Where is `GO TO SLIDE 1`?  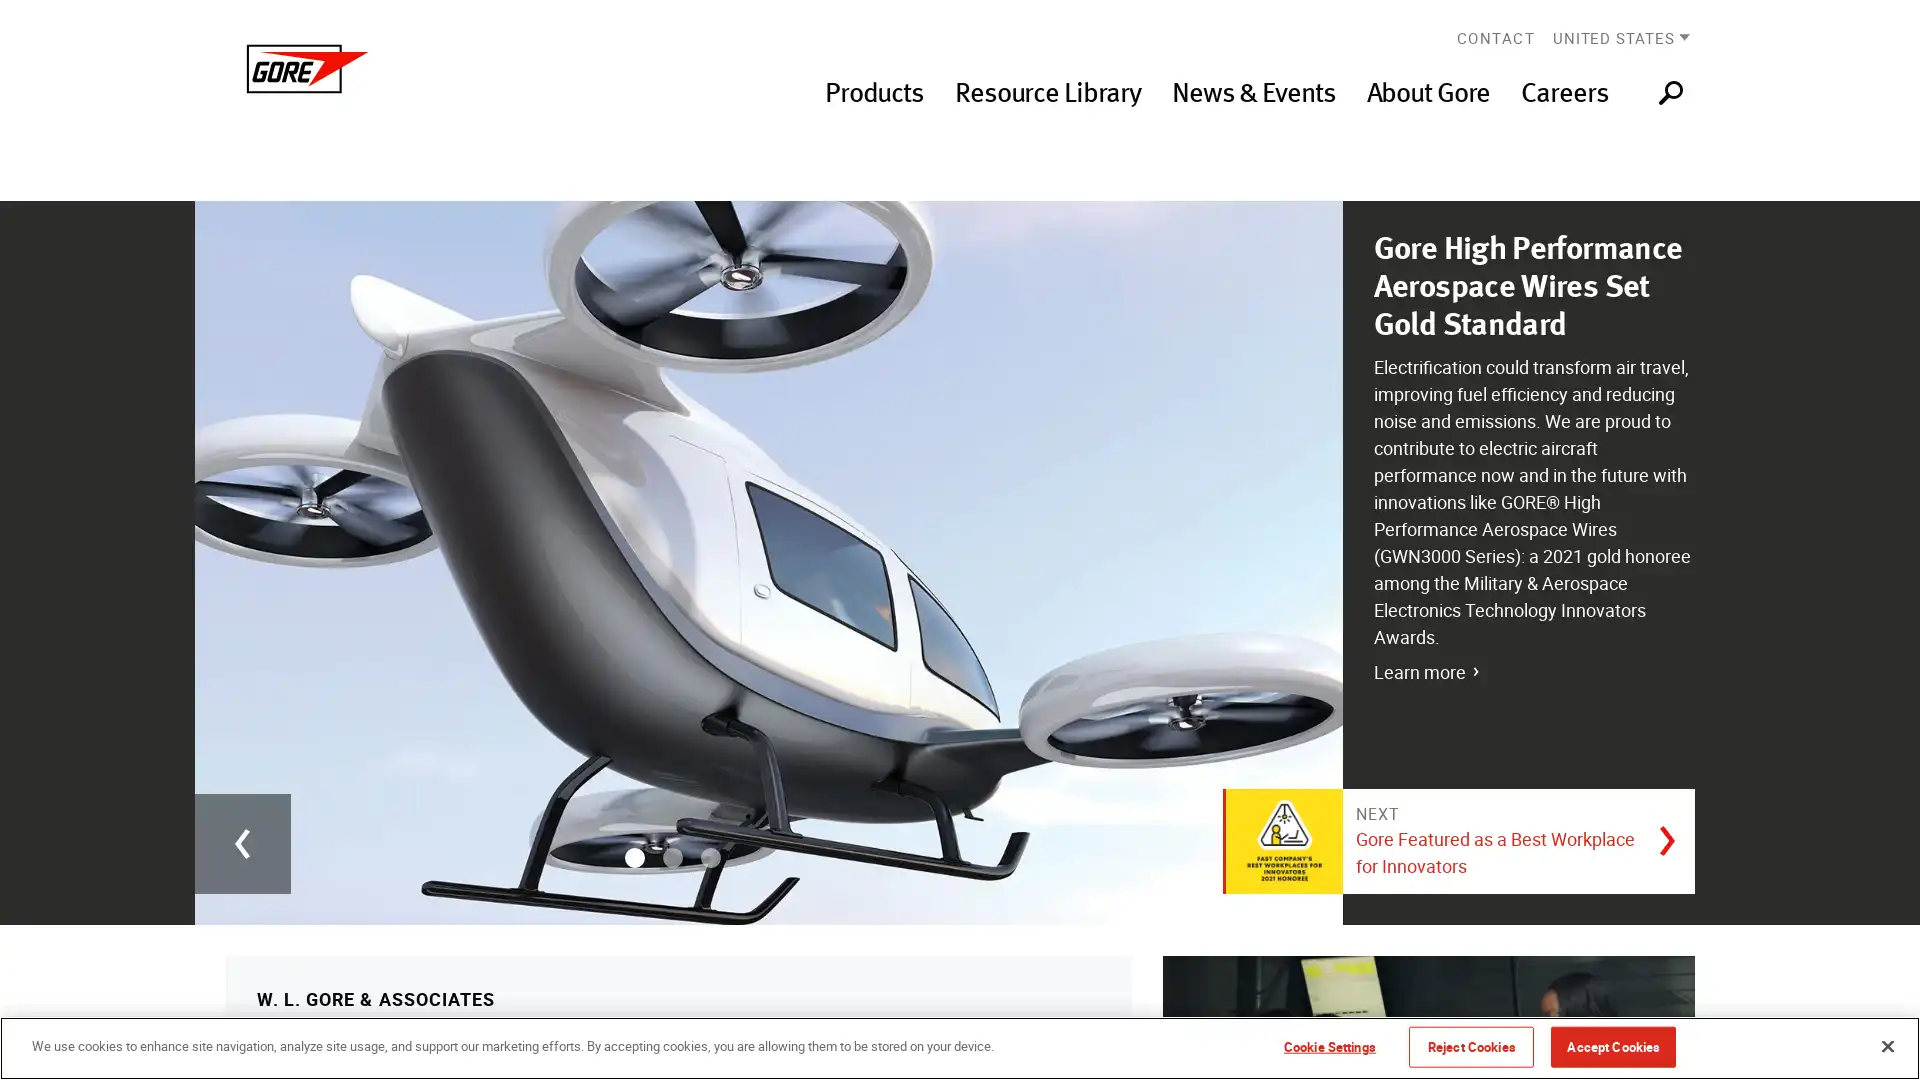 GO TO SLIDE 1 is located at coordinates (632, 855).